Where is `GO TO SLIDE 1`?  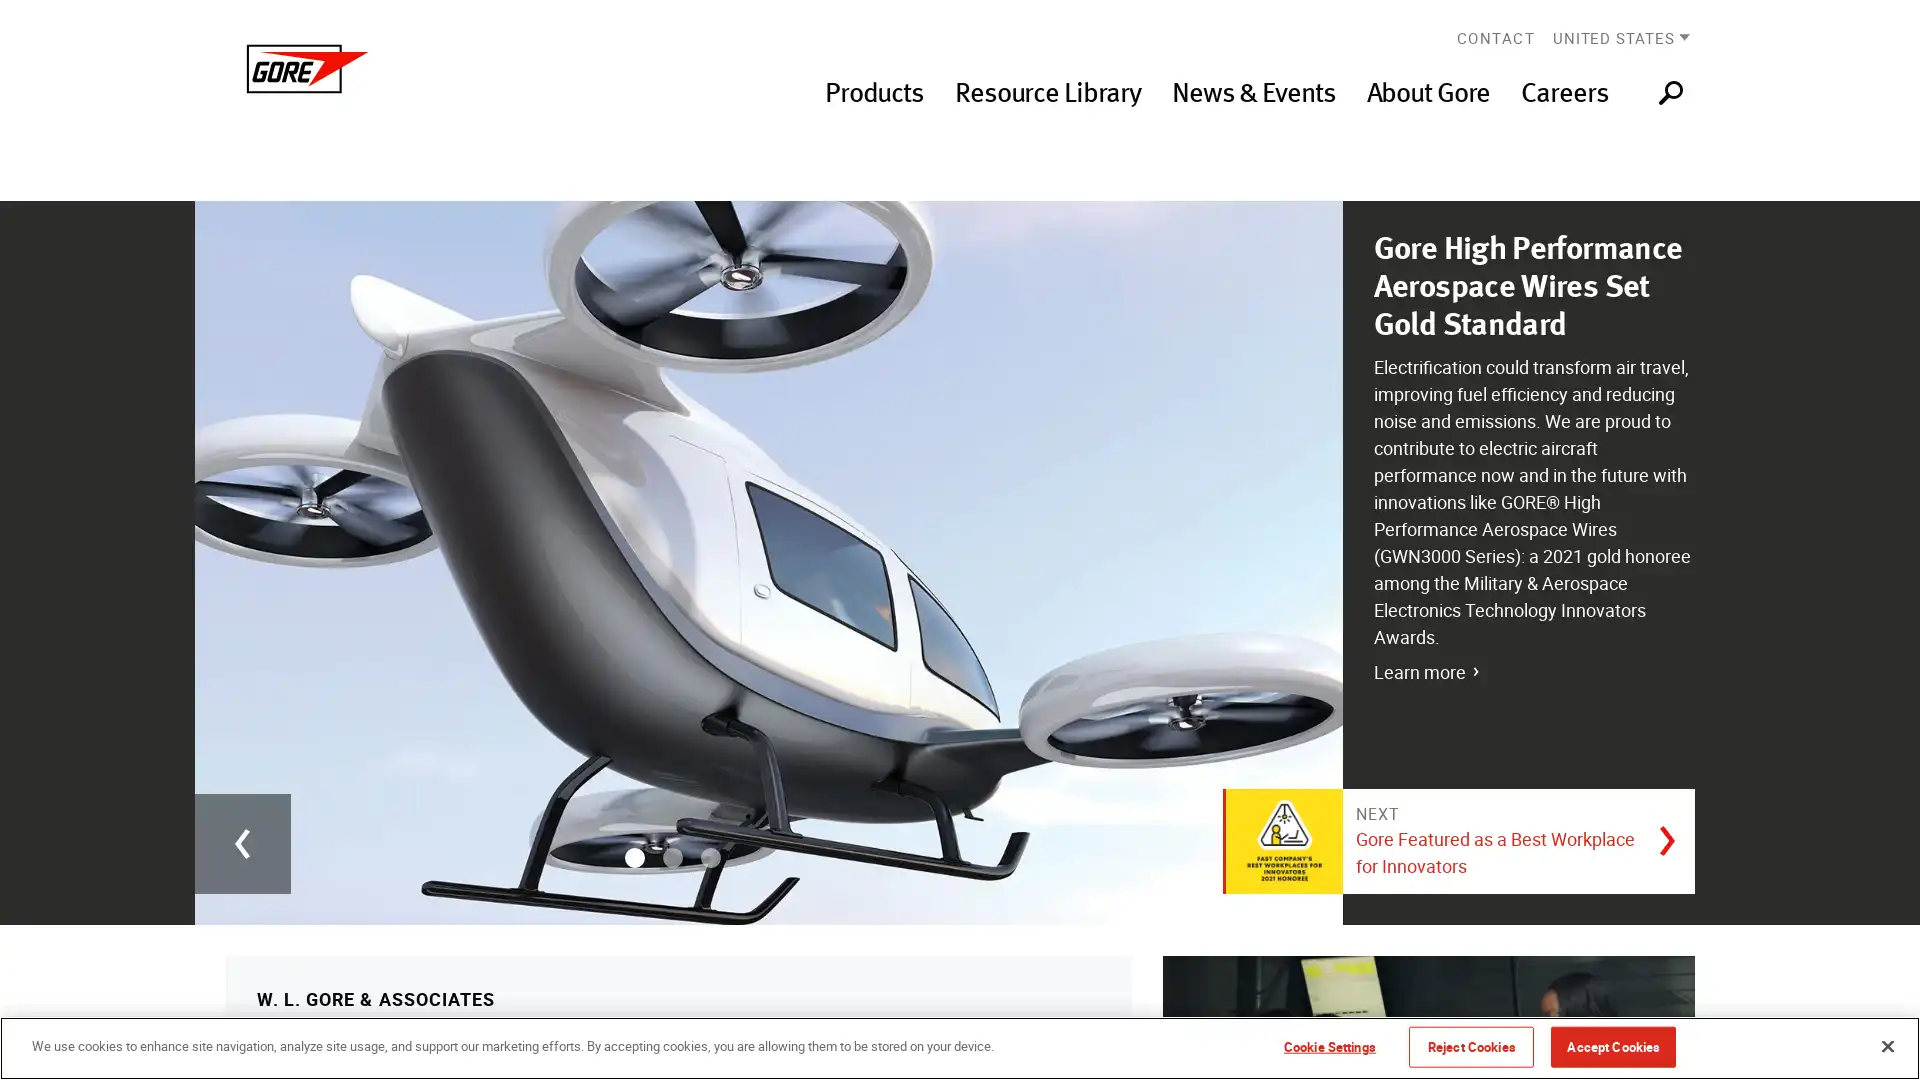 GO TO SLIDE 1 is located at coordinates (632, 855).